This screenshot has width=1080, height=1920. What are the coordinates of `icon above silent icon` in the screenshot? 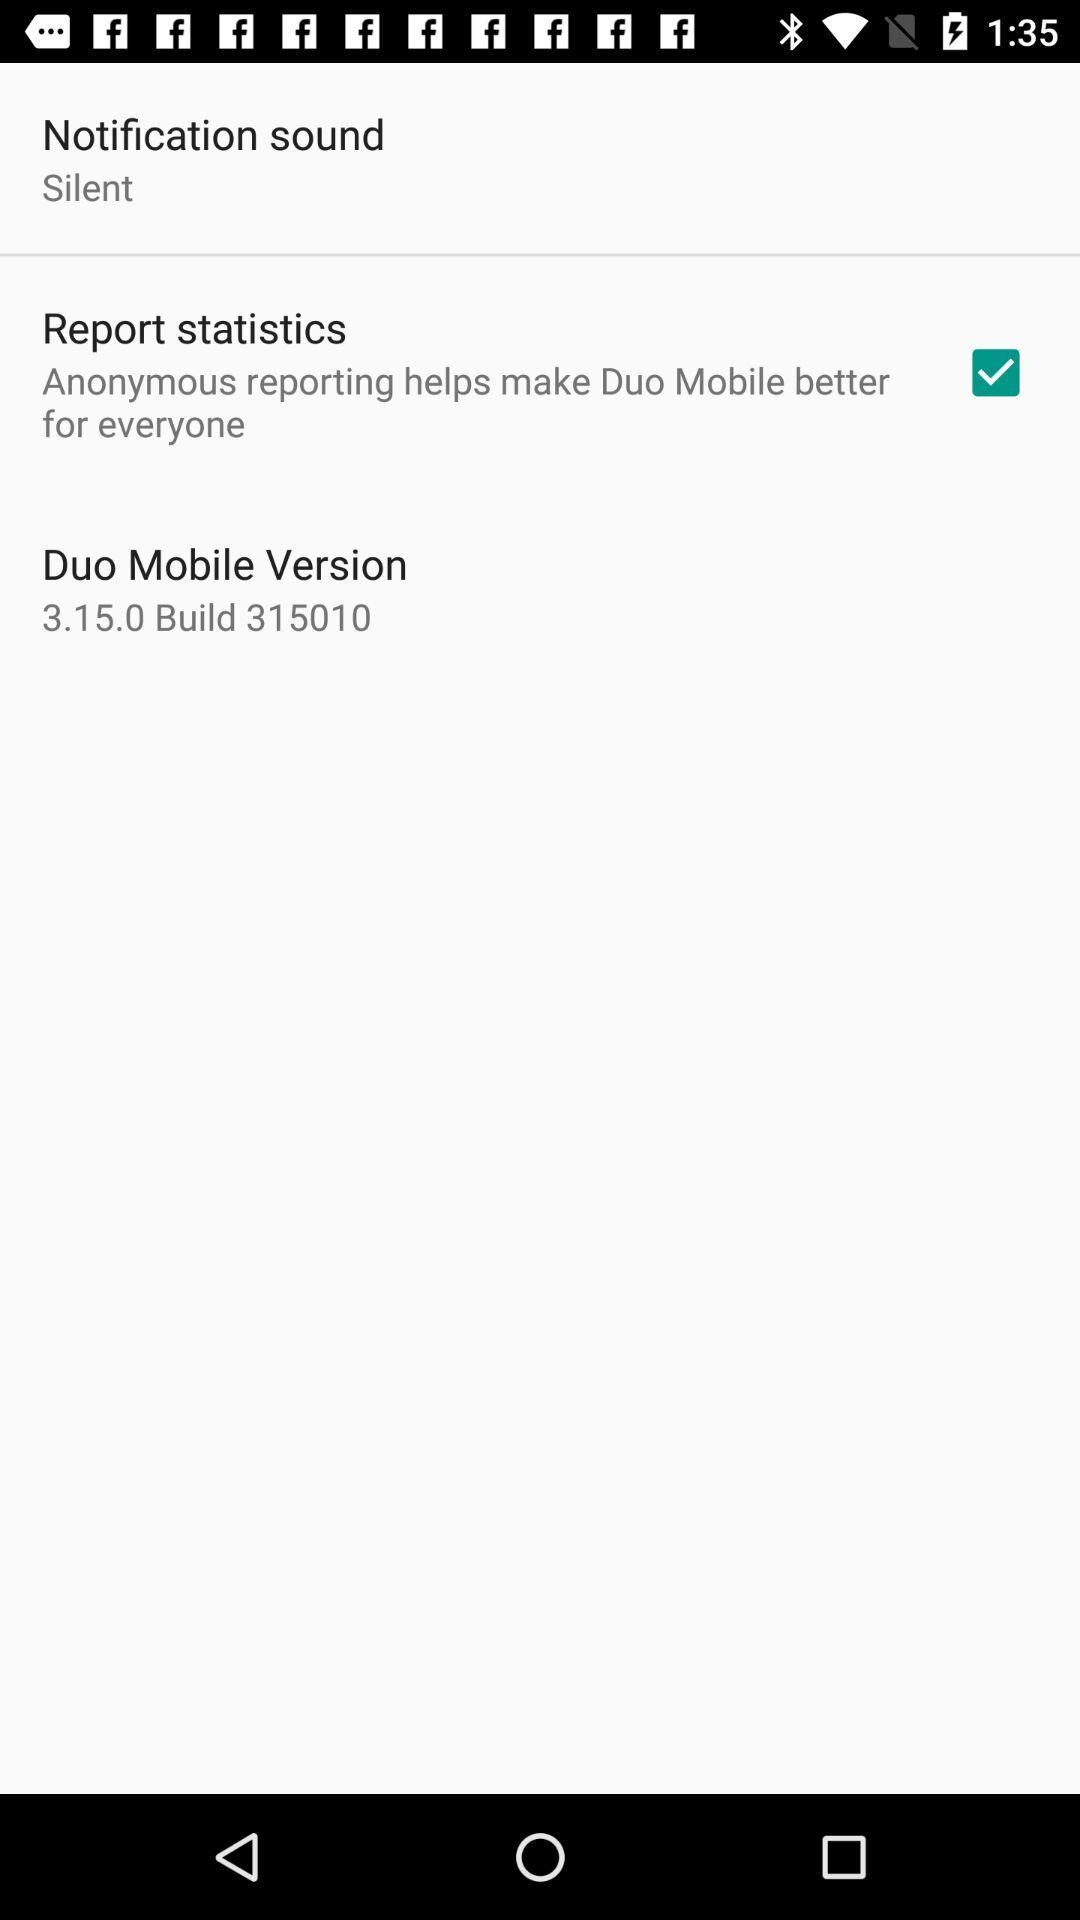 It's located at (213, 132).